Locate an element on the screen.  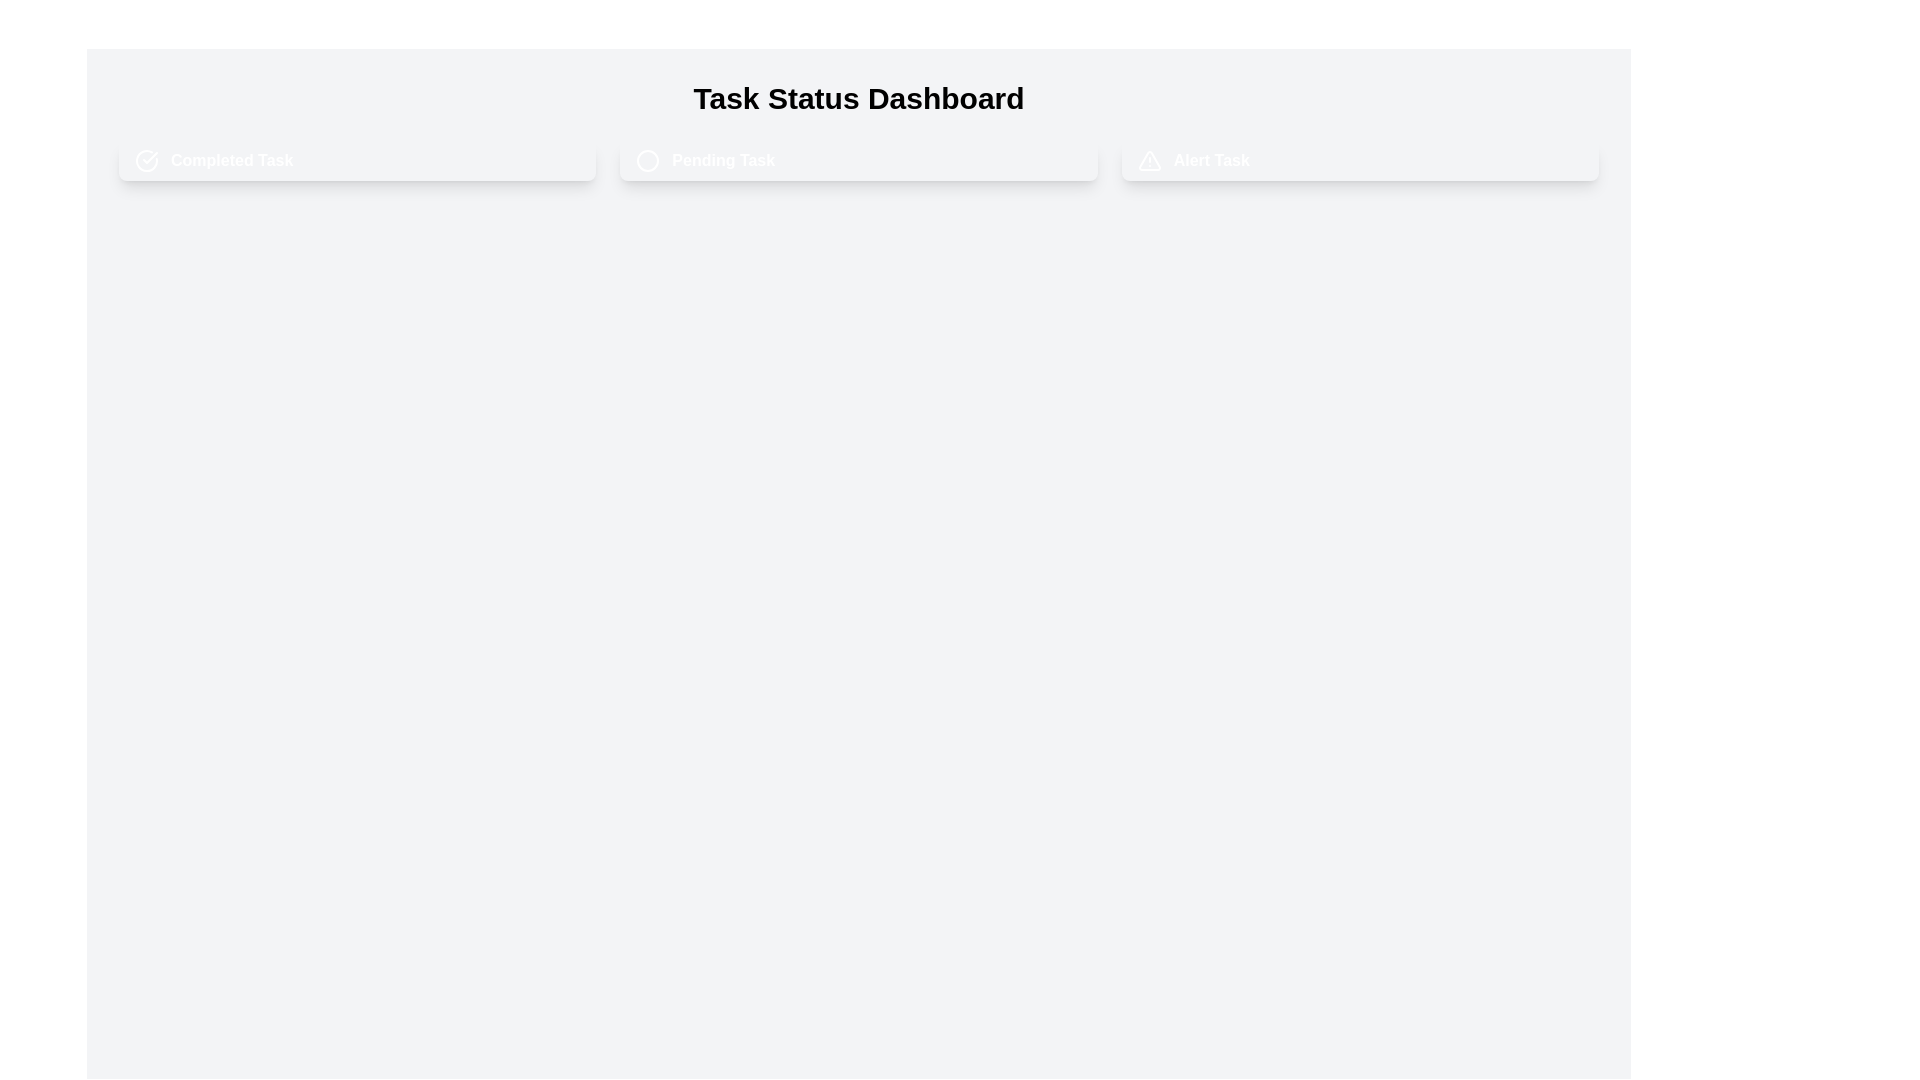
the task chip labeled alert Task is located at coordinates (1360, 160).